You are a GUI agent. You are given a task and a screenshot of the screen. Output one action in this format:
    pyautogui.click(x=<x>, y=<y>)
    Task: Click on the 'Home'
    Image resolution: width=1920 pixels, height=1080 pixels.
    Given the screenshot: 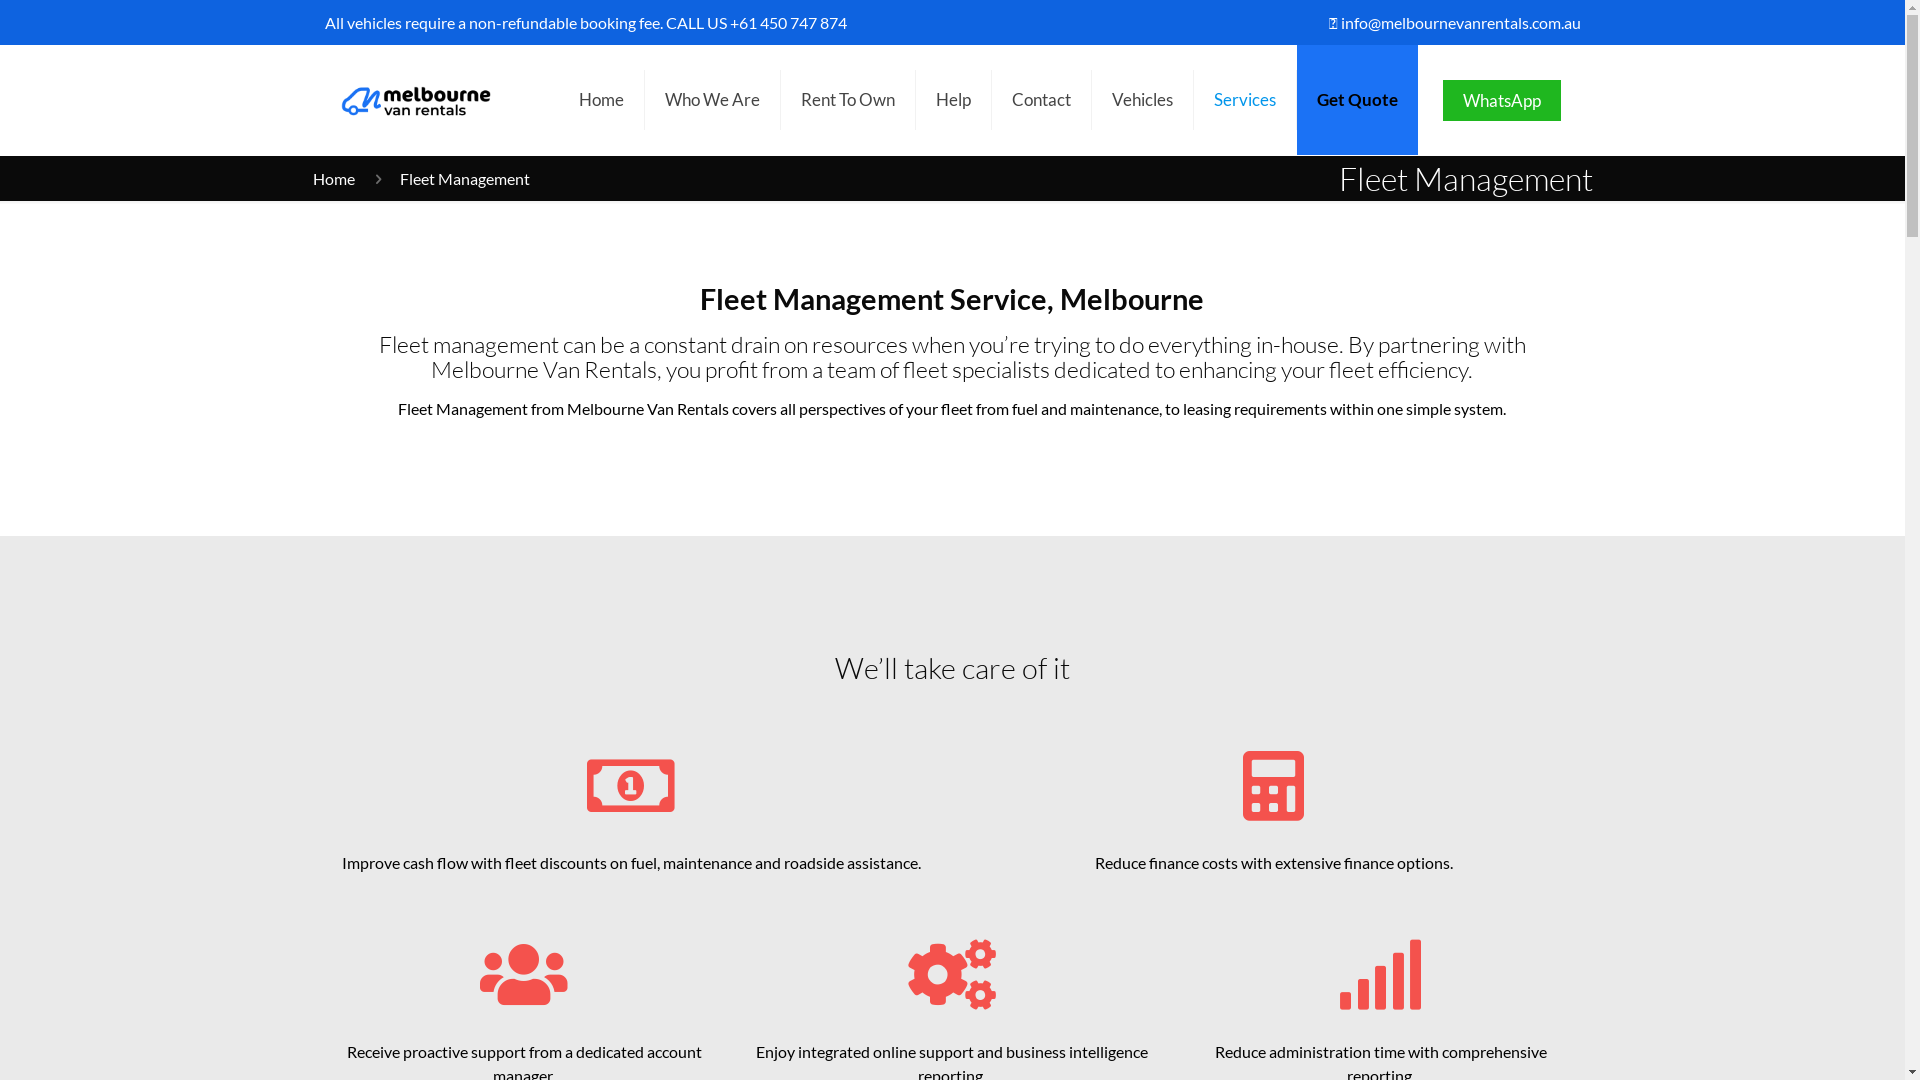 What is the action you would take?
    pyautogui.click(x=599, y=100)
    